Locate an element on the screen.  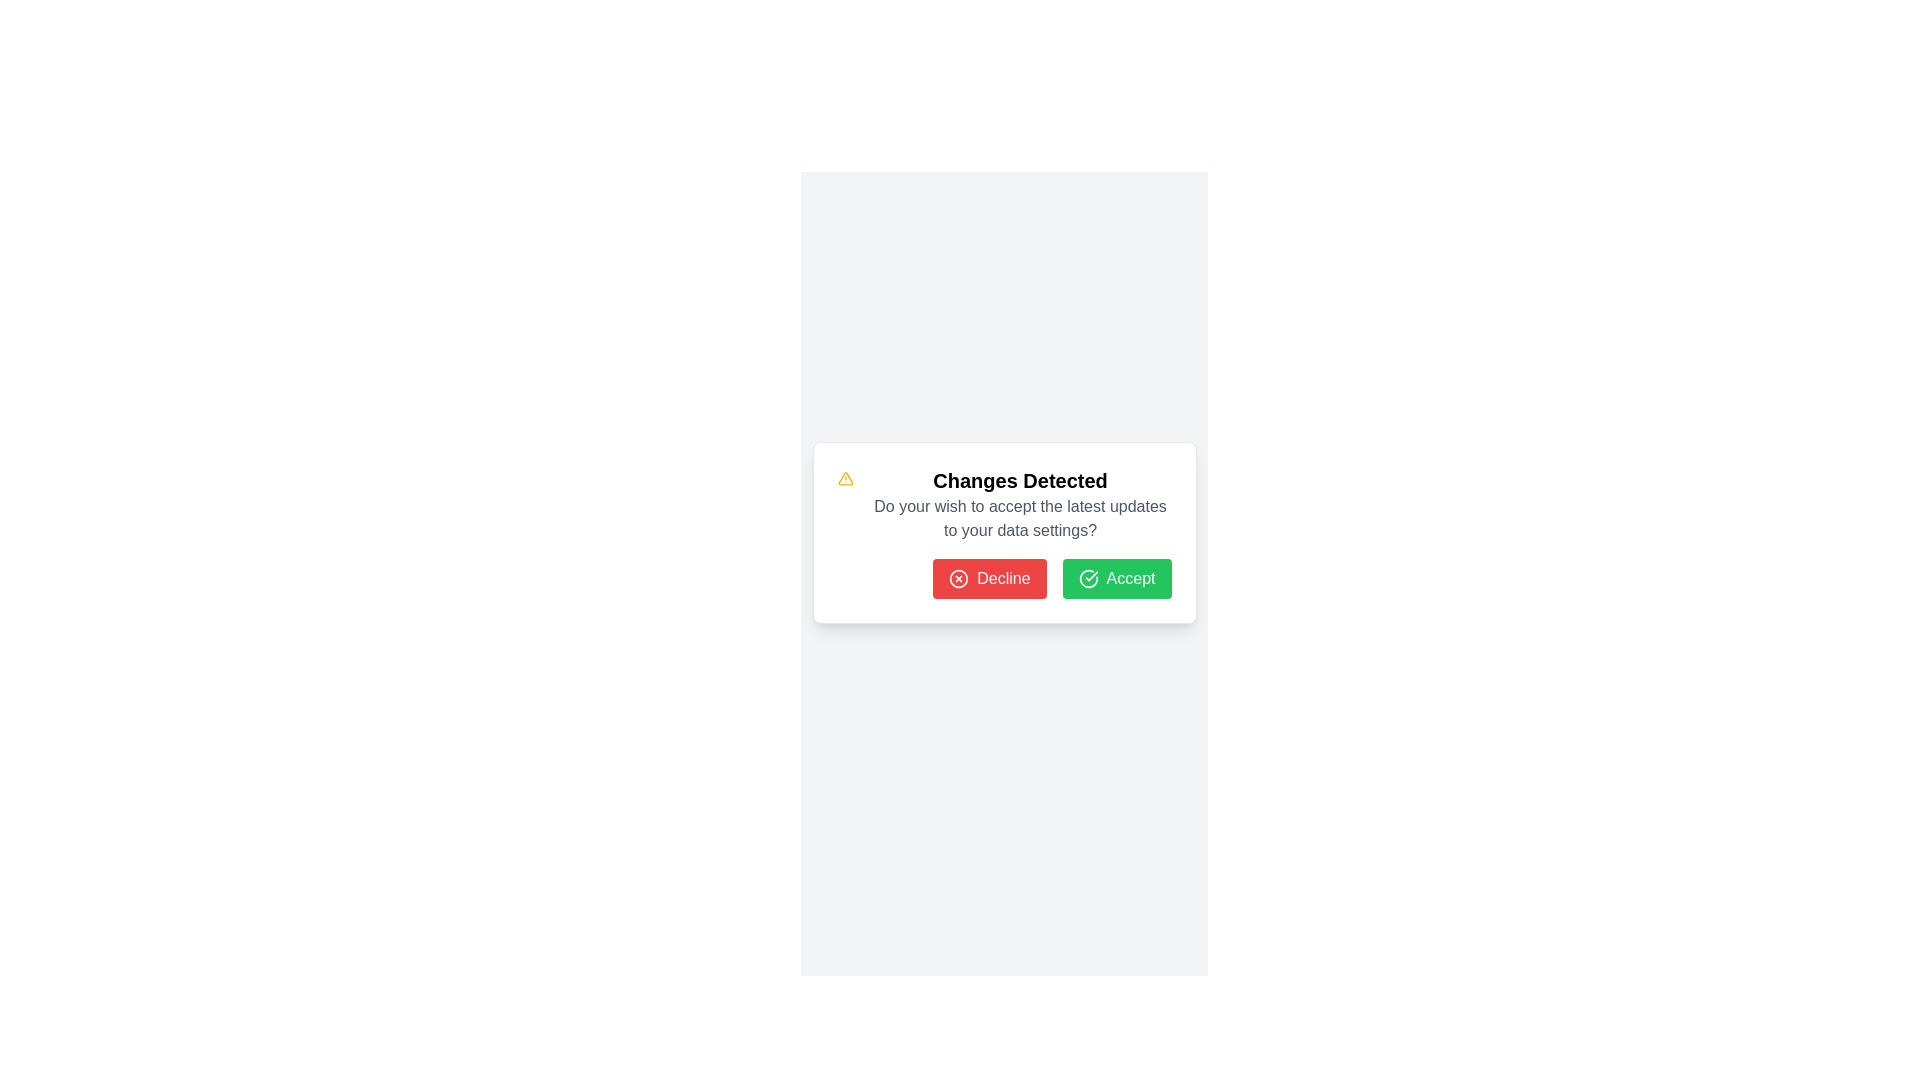
the triangular alert symbol icon with a yellow outline, located at the top left of the modal box titled 'Changes Detected' is located at coordinates (845, 478).